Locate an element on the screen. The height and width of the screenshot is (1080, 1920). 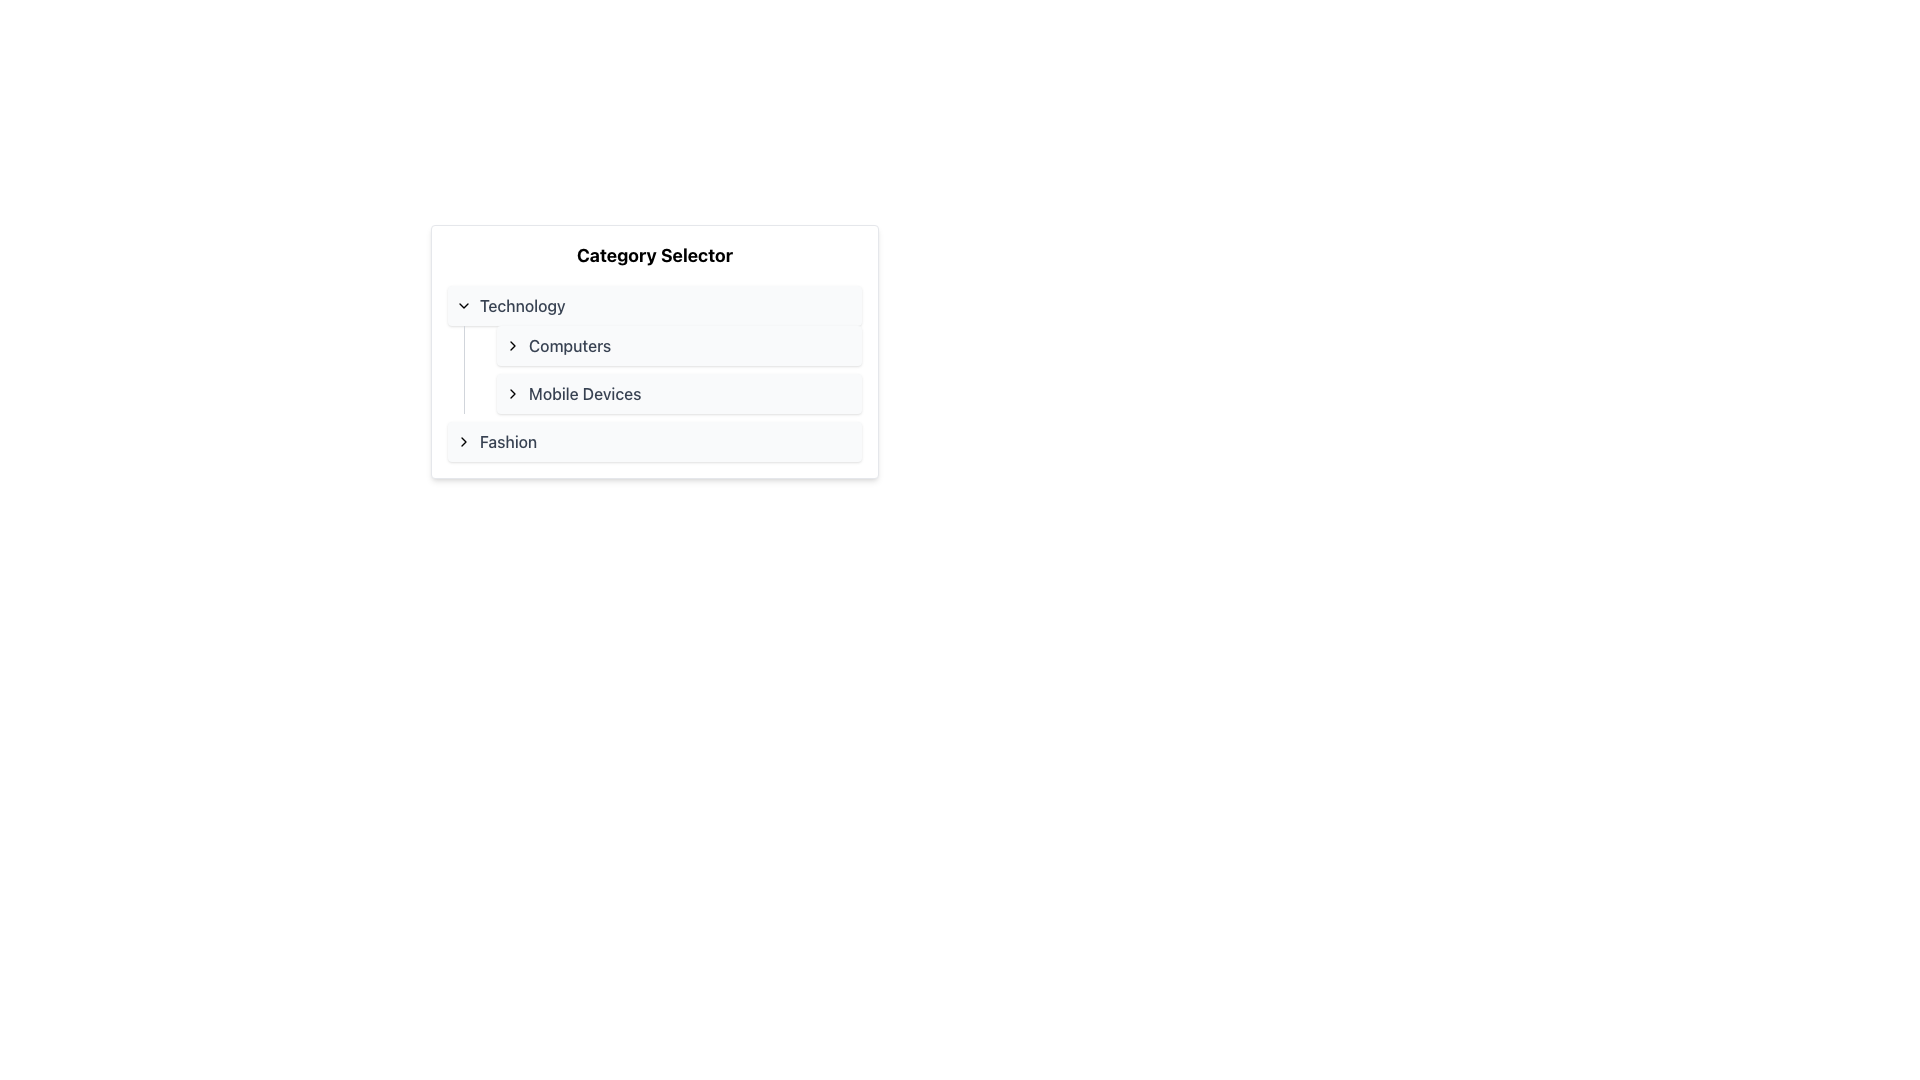
the text label for the selectable category option located in the 'Category Selector' section is located at coordinates (522, 305).